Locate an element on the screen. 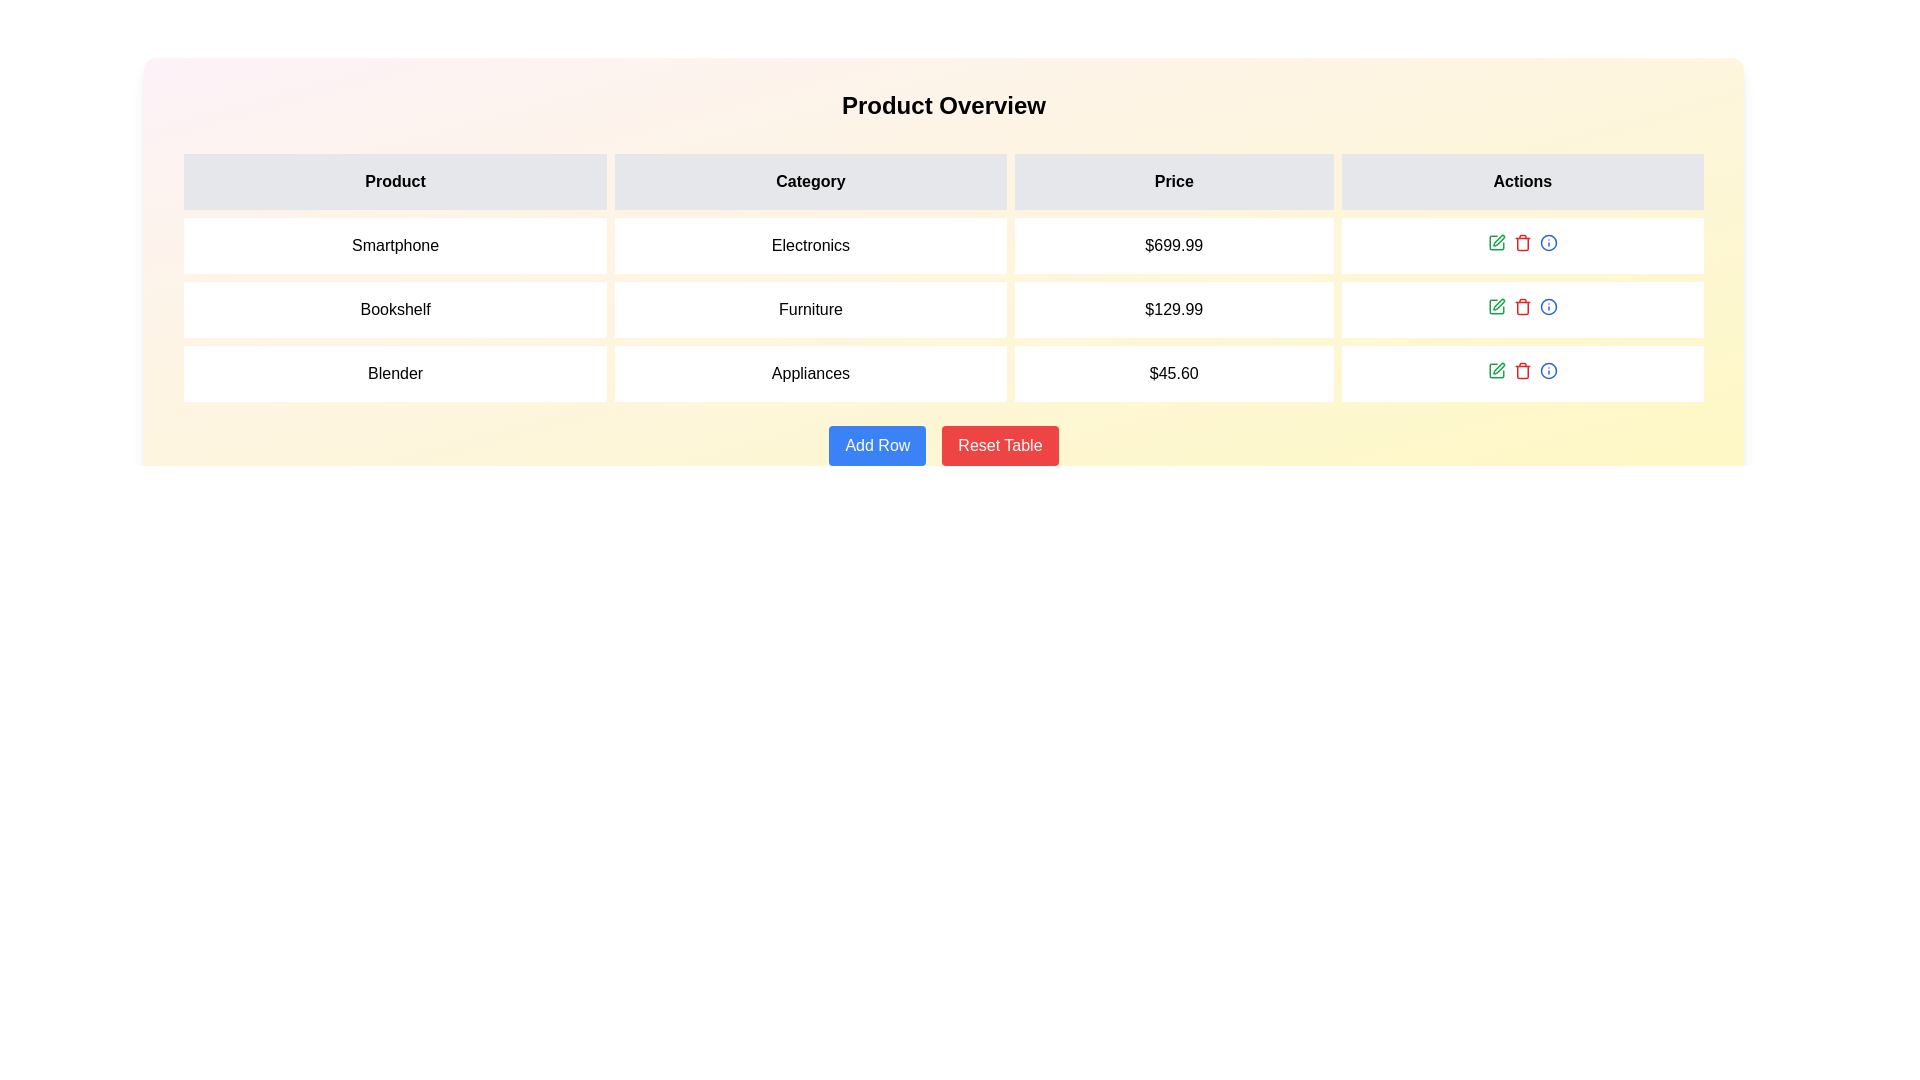 The image size is (1920, 1080). the pen-shaped icon within the button in the second row of the table's 'Actions' column is located at coordinates (1498, 304).